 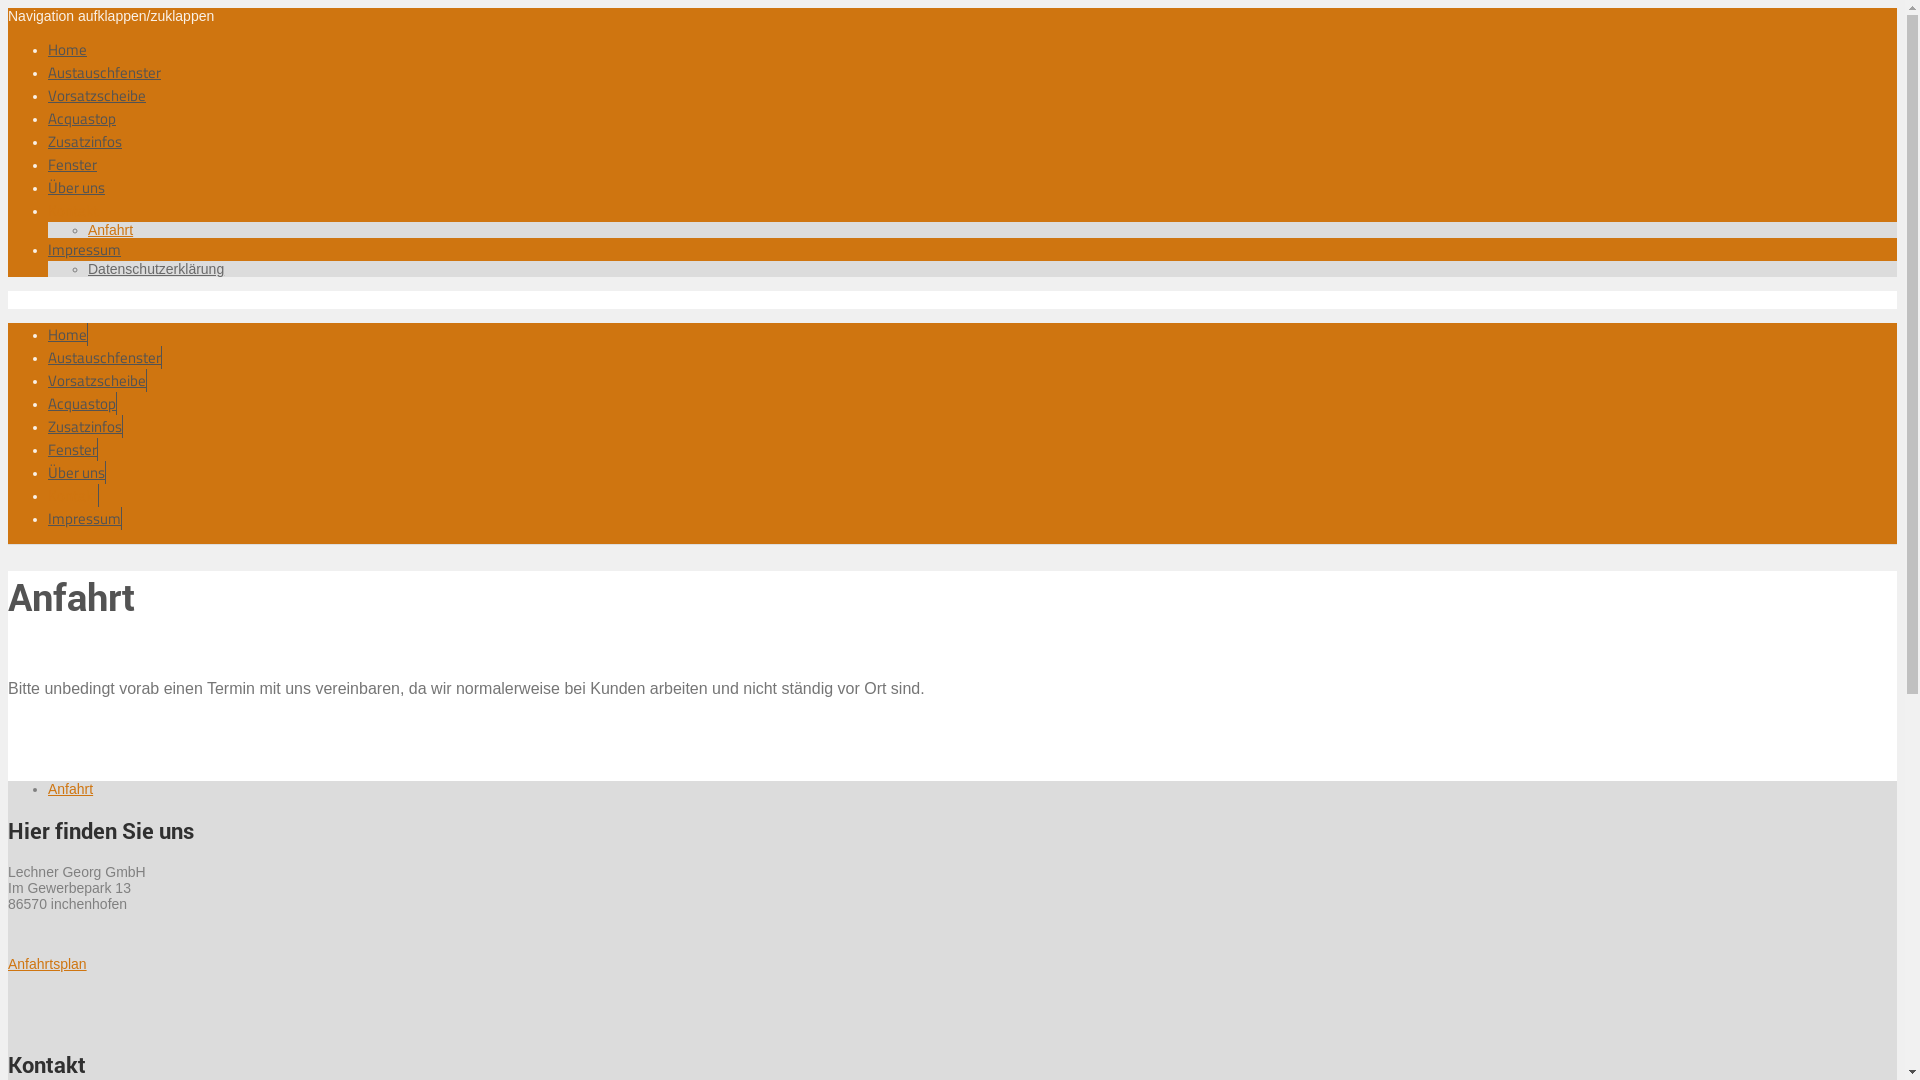 What do you see at coordinates (109, 15) in the screenshot?
I see `'Navigation aufklappen/zuklappen'` at bounding box center [109, 15].